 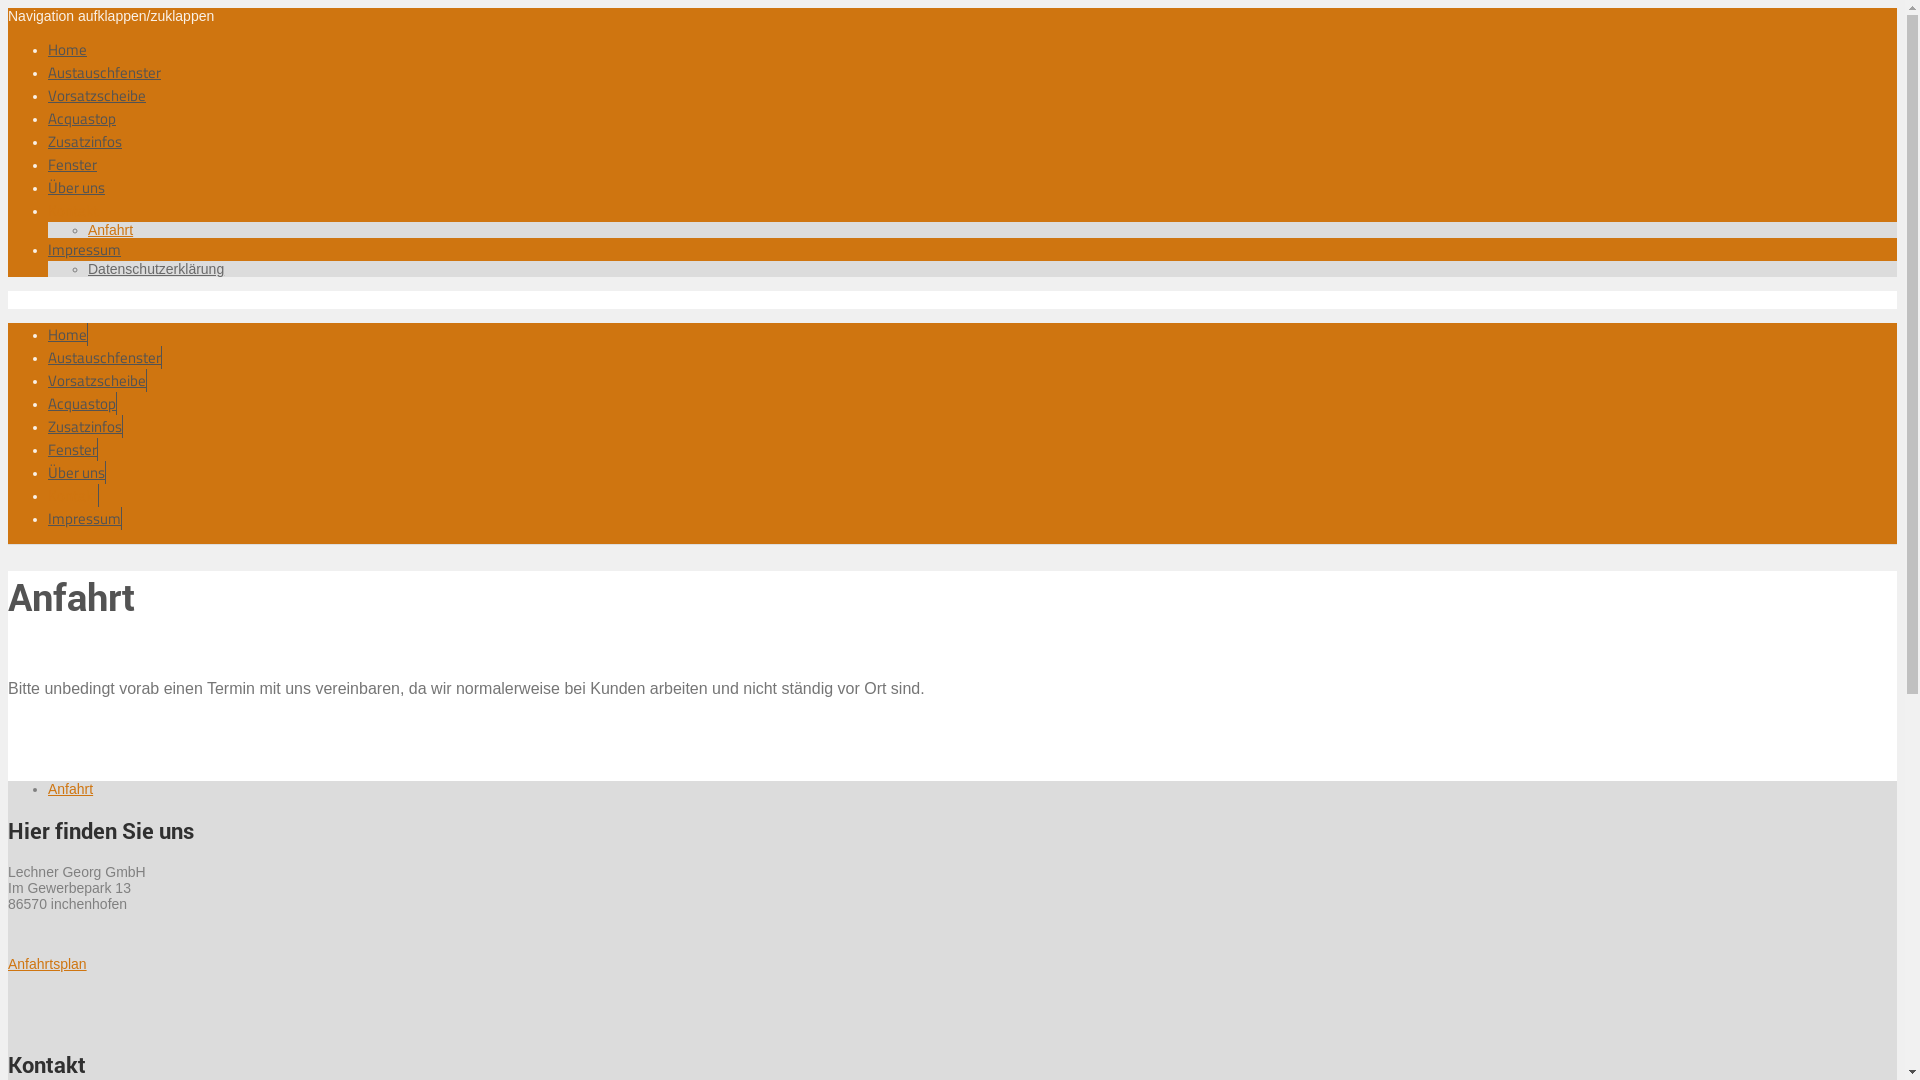 What do you see at coordinates (109, 15) in the screenshot?
I see `'Navigation aufklappen/zuklappen'` at bounding box center [109, 15].